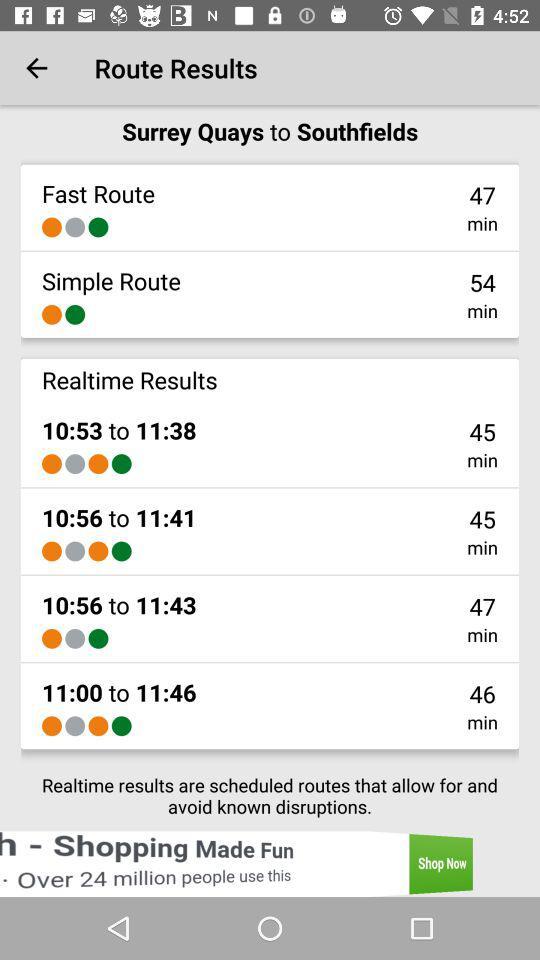  I want to click on the item next to the simple route icon, so click(481, 281).